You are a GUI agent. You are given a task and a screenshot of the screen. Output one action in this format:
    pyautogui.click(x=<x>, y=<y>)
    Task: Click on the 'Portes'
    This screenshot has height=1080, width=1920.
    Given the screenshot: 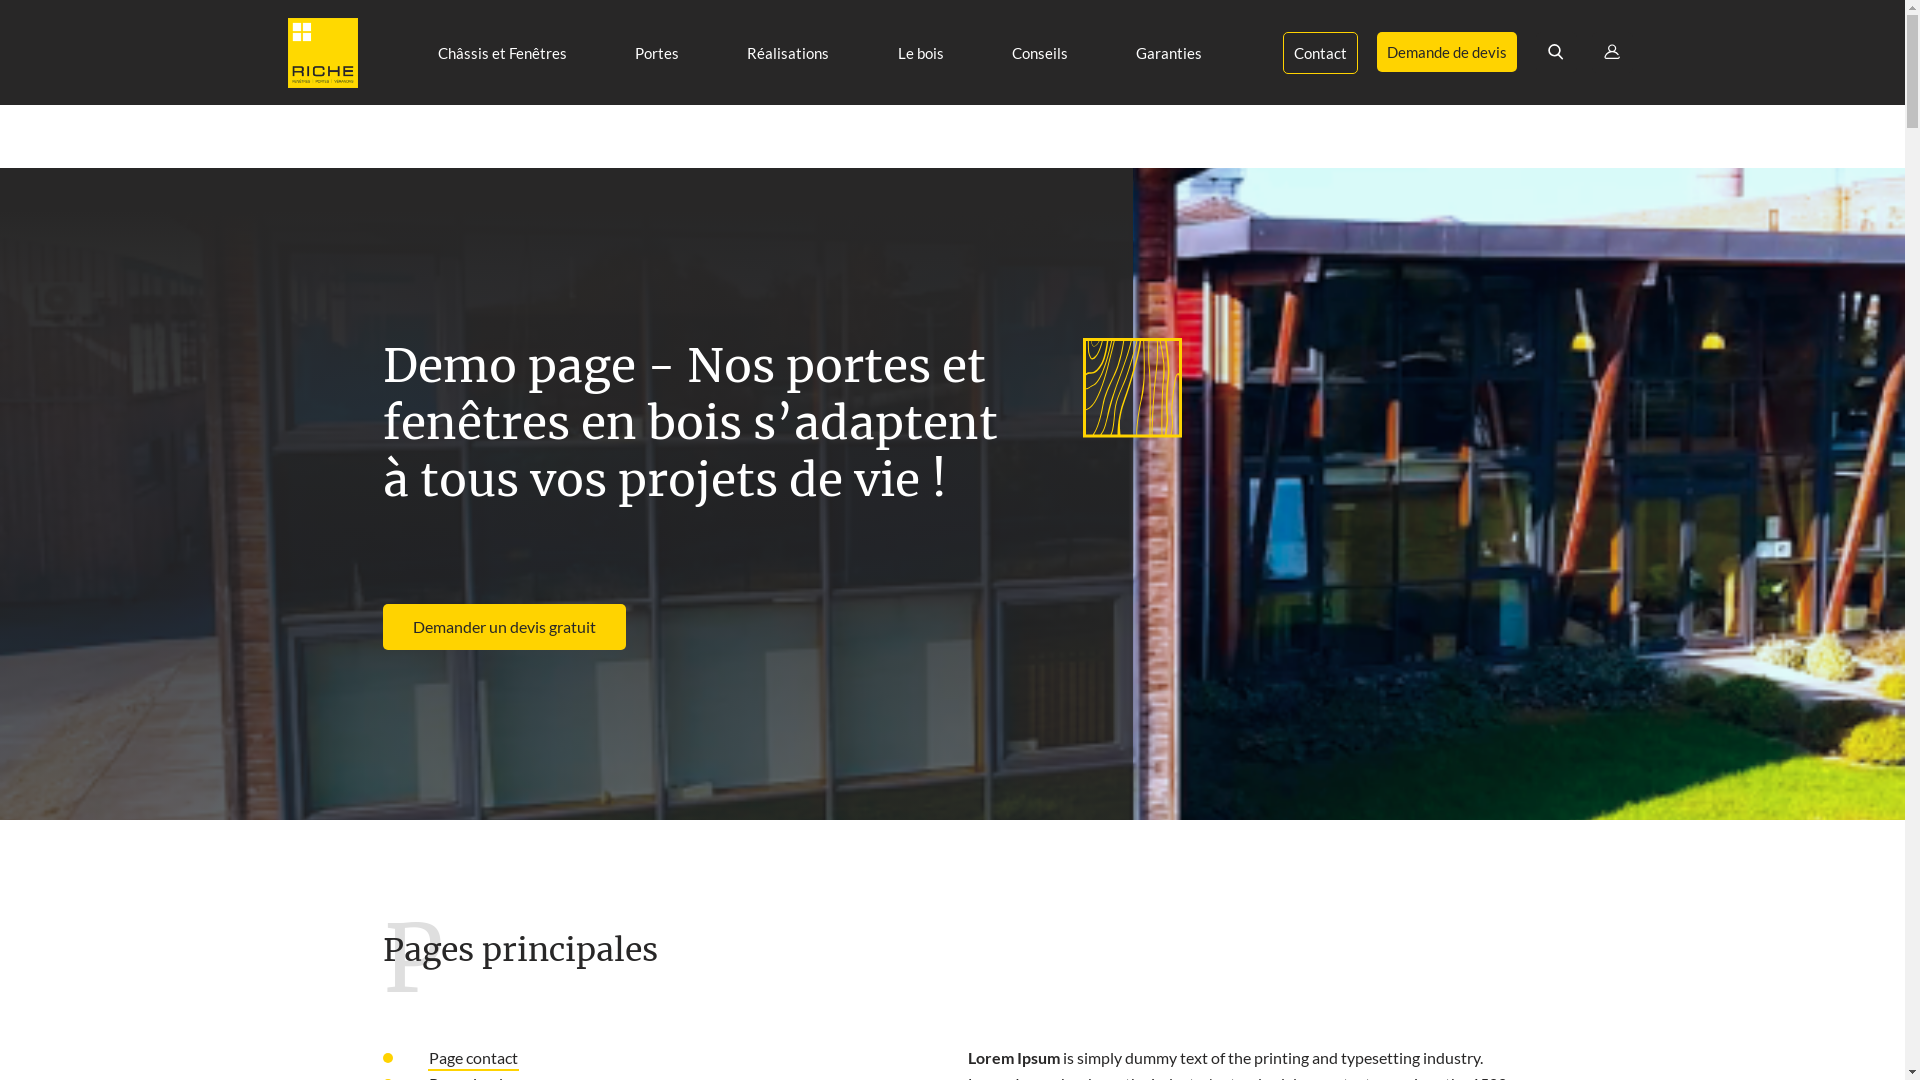 What is the action you would take?
    pyautogui.click(x=633, y=52)
    